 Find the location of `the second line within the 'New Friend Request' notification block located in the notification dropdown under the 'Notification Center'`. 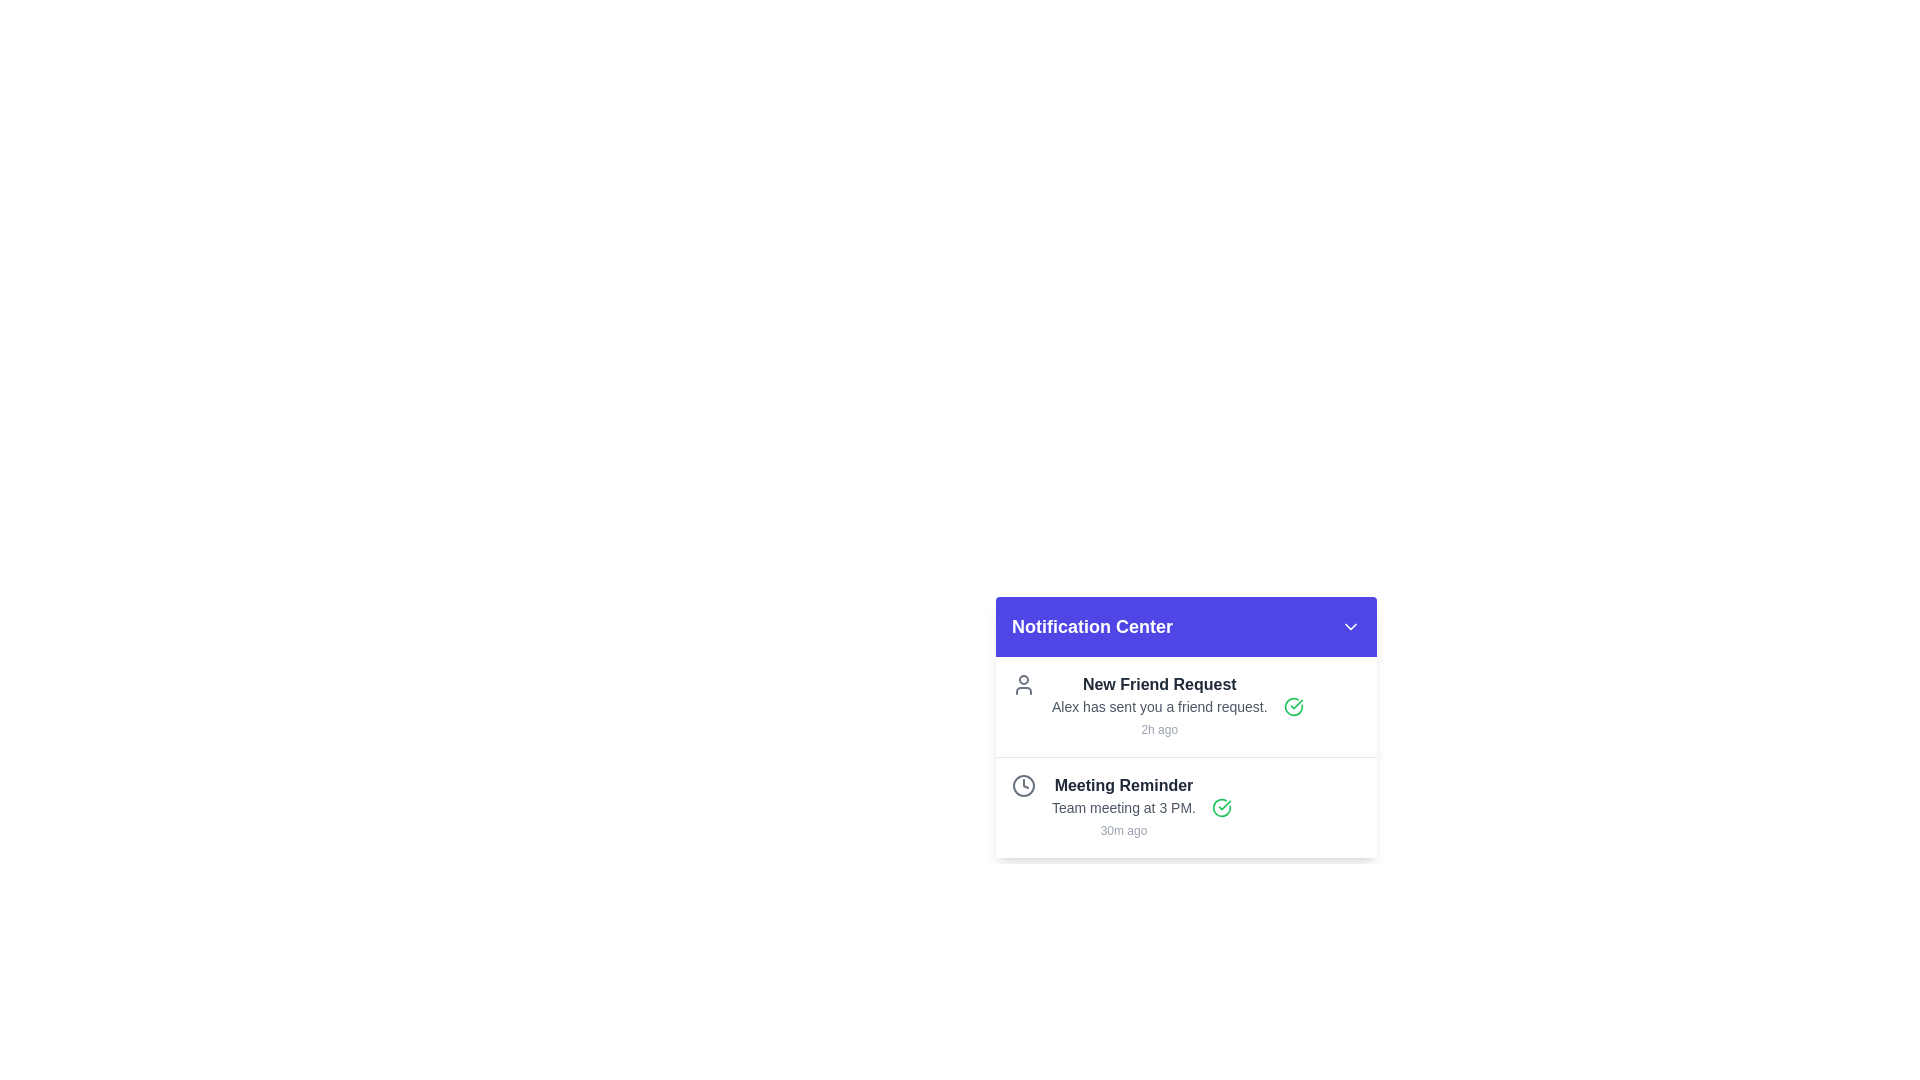

the second line within the 'New Friend Request' notification block located in the notification dropdown under the 'Notification Center' is located at coordinates (1159, 705).